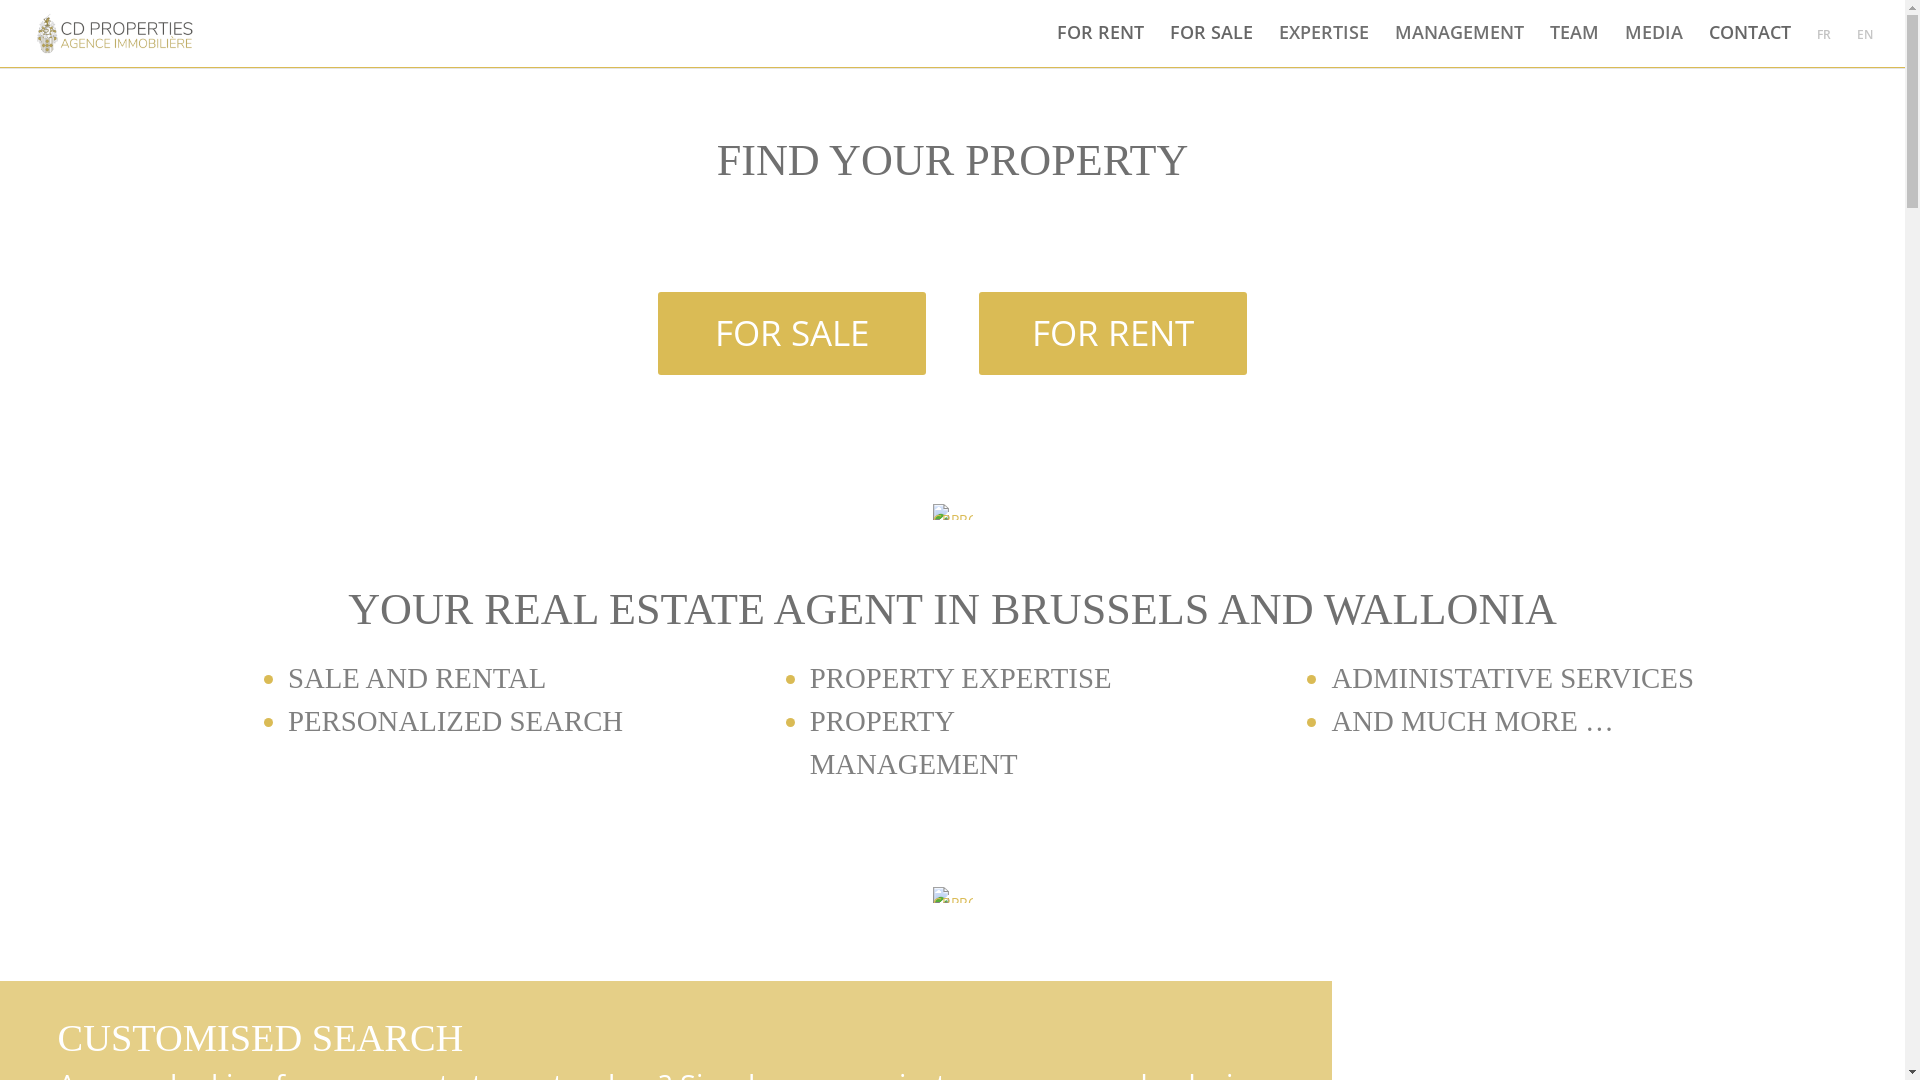 This screenshot has height=1080, width=1920. Describe the element at coordinates (1459, 44) in the screenshot. I see `'MANAGEMENT'` at that location.